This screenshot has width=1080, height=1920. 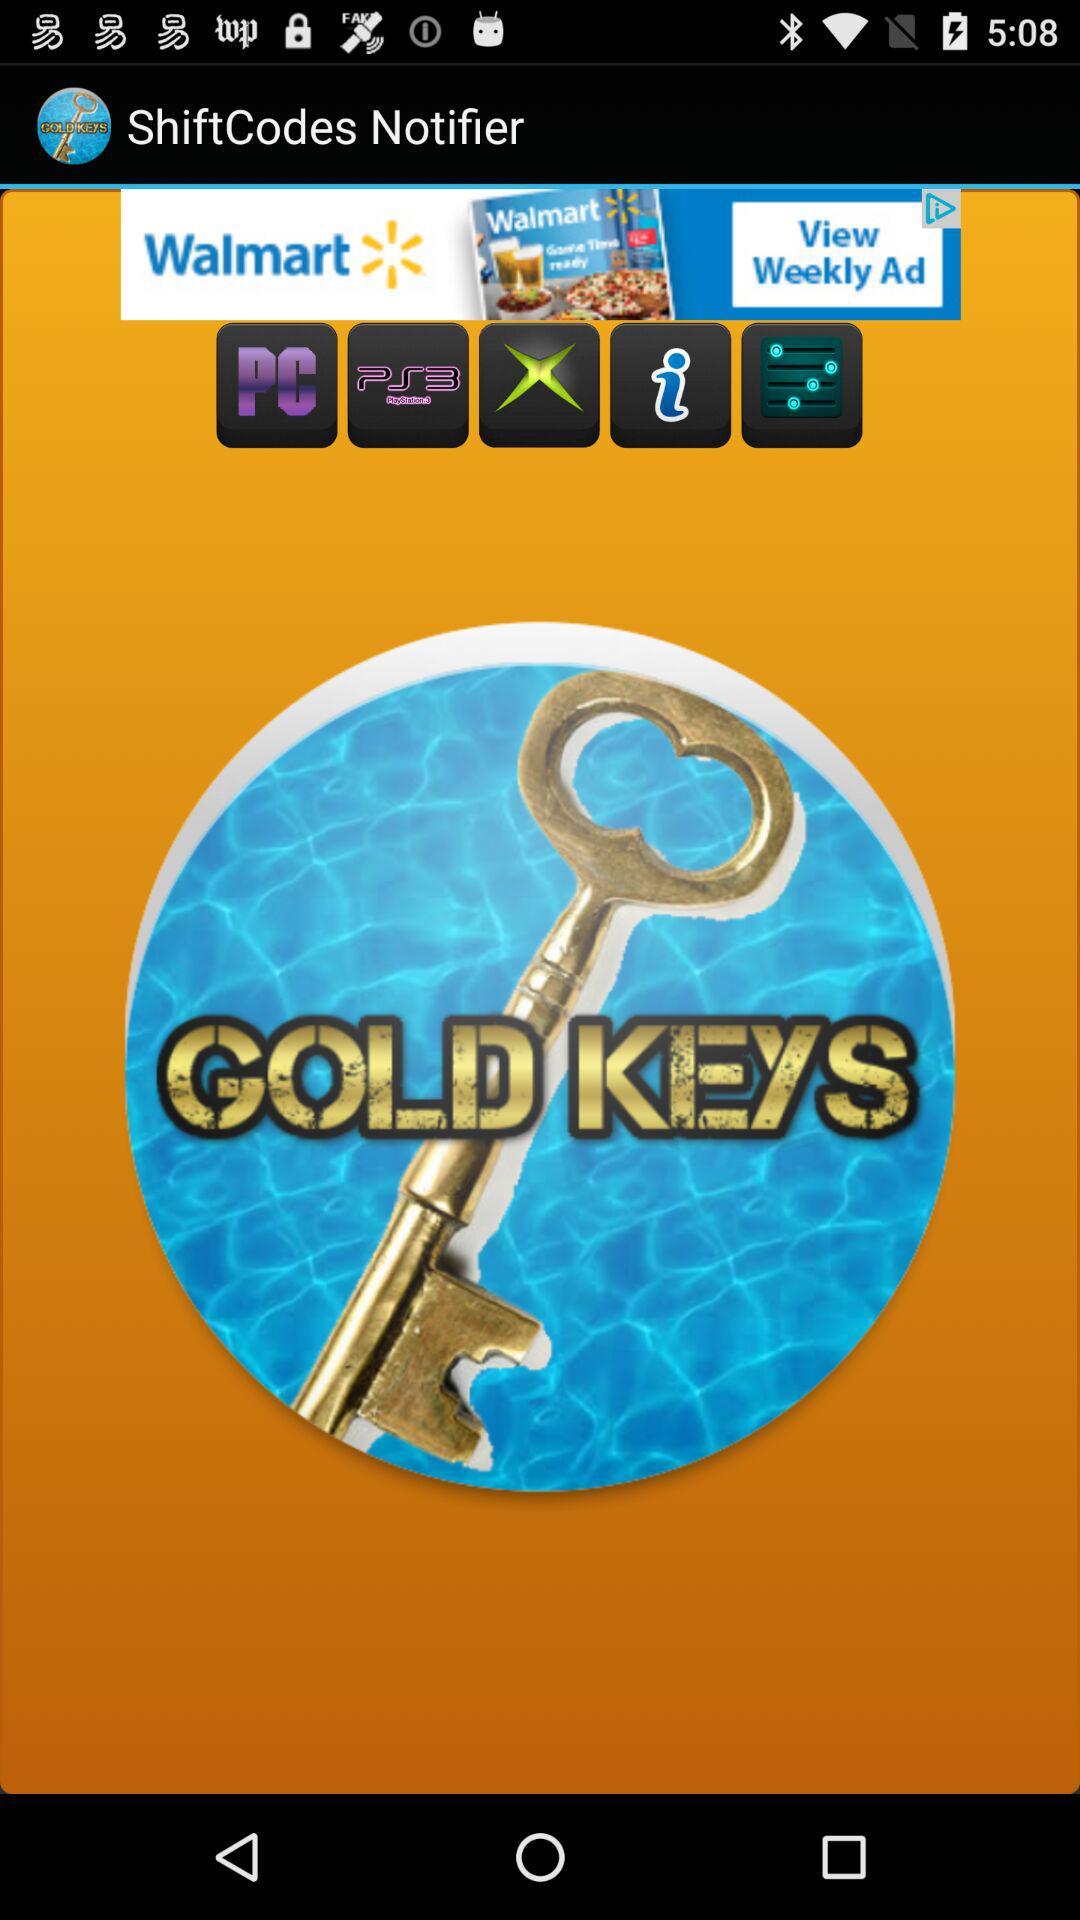 What do you see at coordinates (407, 385) in the screenshot?
I see `click option` at bounding box center [407, 385].